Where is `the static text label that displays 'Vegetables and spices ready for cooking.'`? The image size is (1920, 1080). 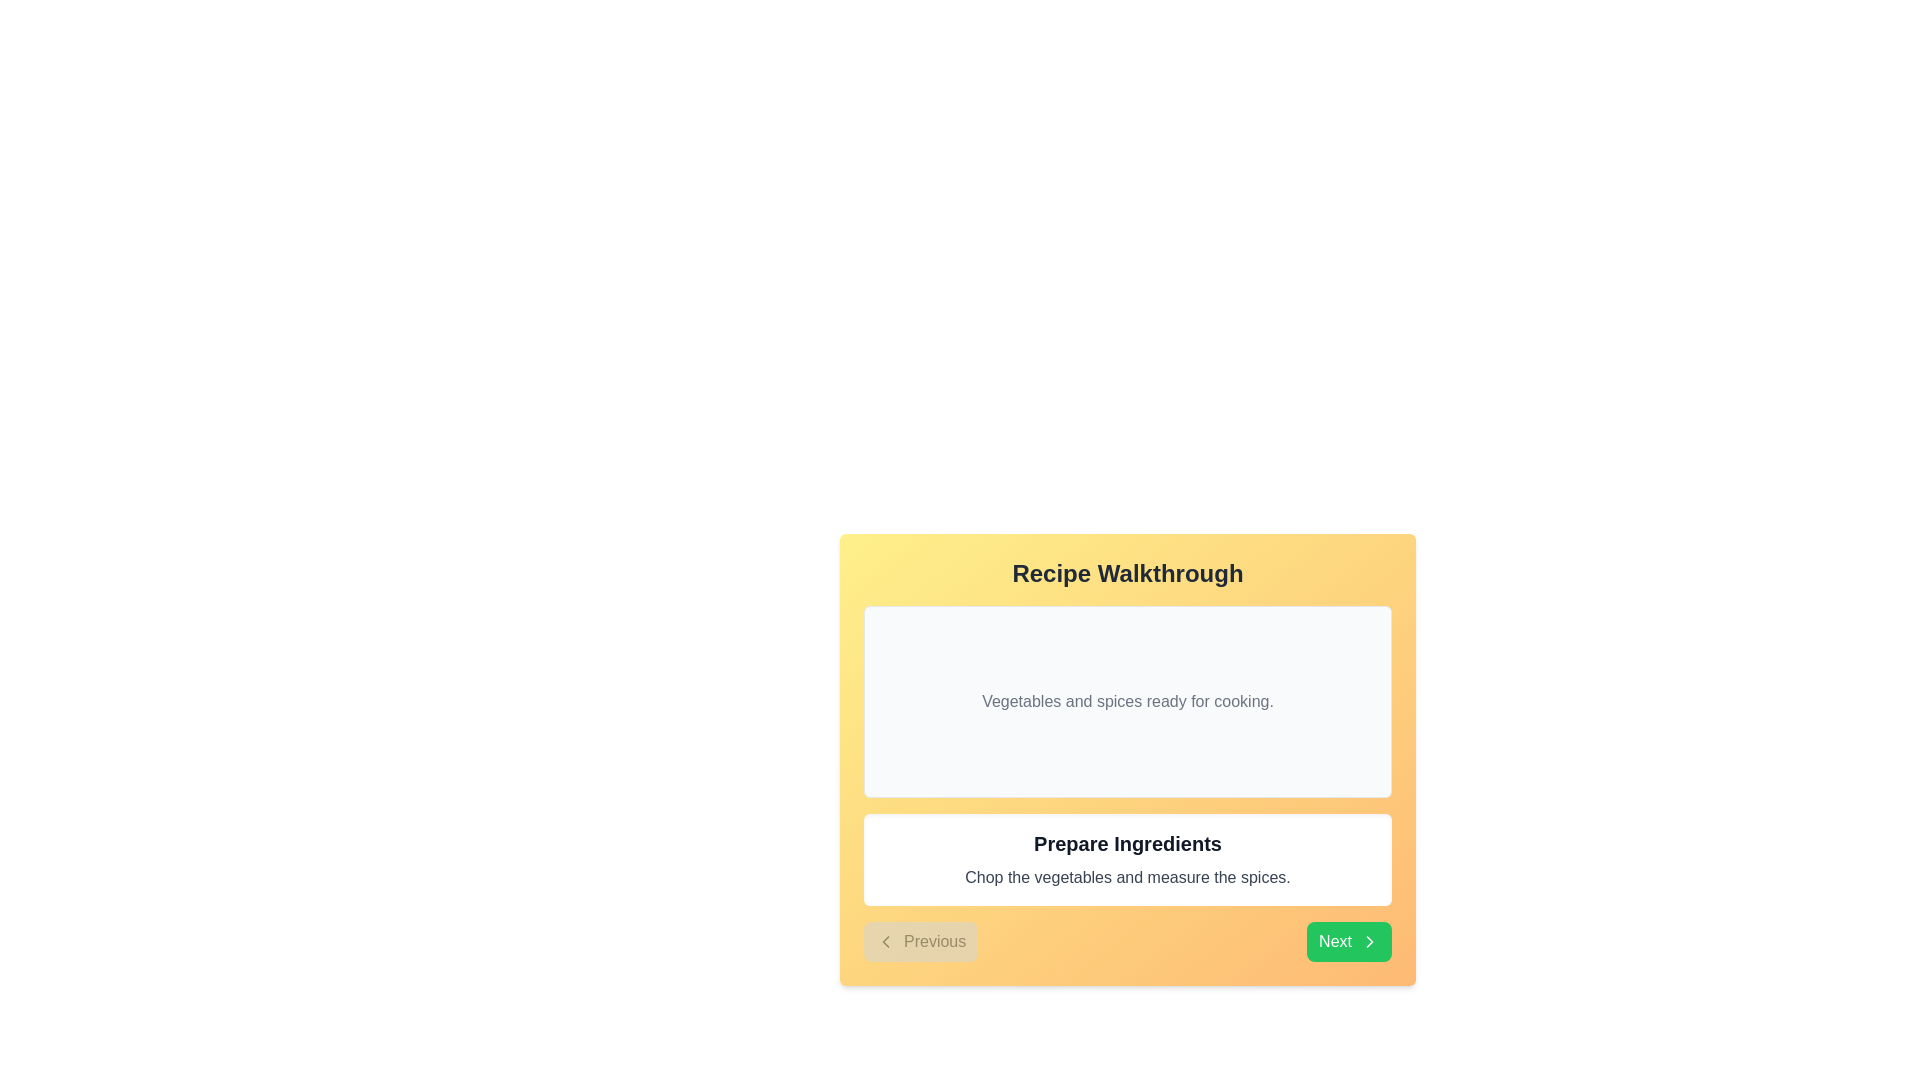 the static text label that displays 'Vegetables and spices ready for cooking.' is located at coordinates (1128, 701).